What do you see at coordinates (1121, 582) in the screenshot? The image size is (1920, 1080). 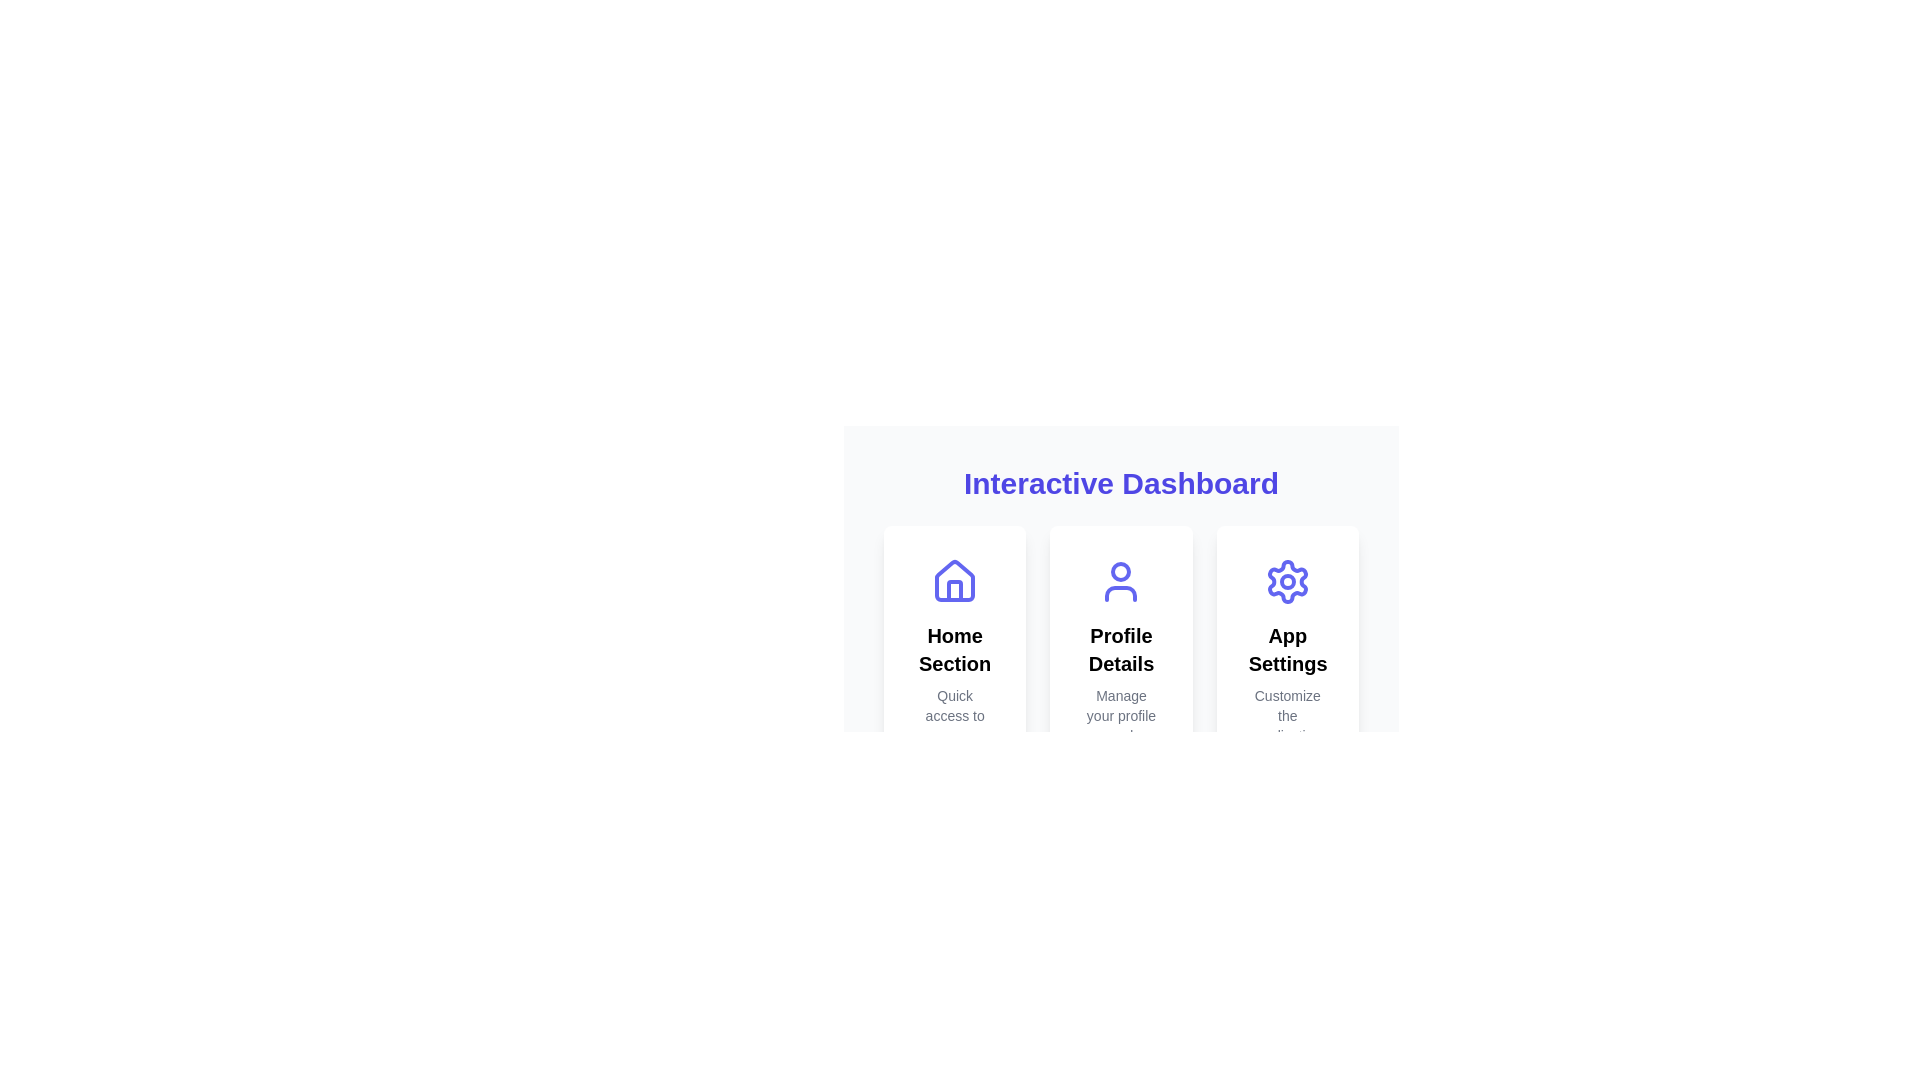 I see `the user icon styled in blue, located centrally within the white card labeled 'Profile Details'` at bounding box center [1121, 582].